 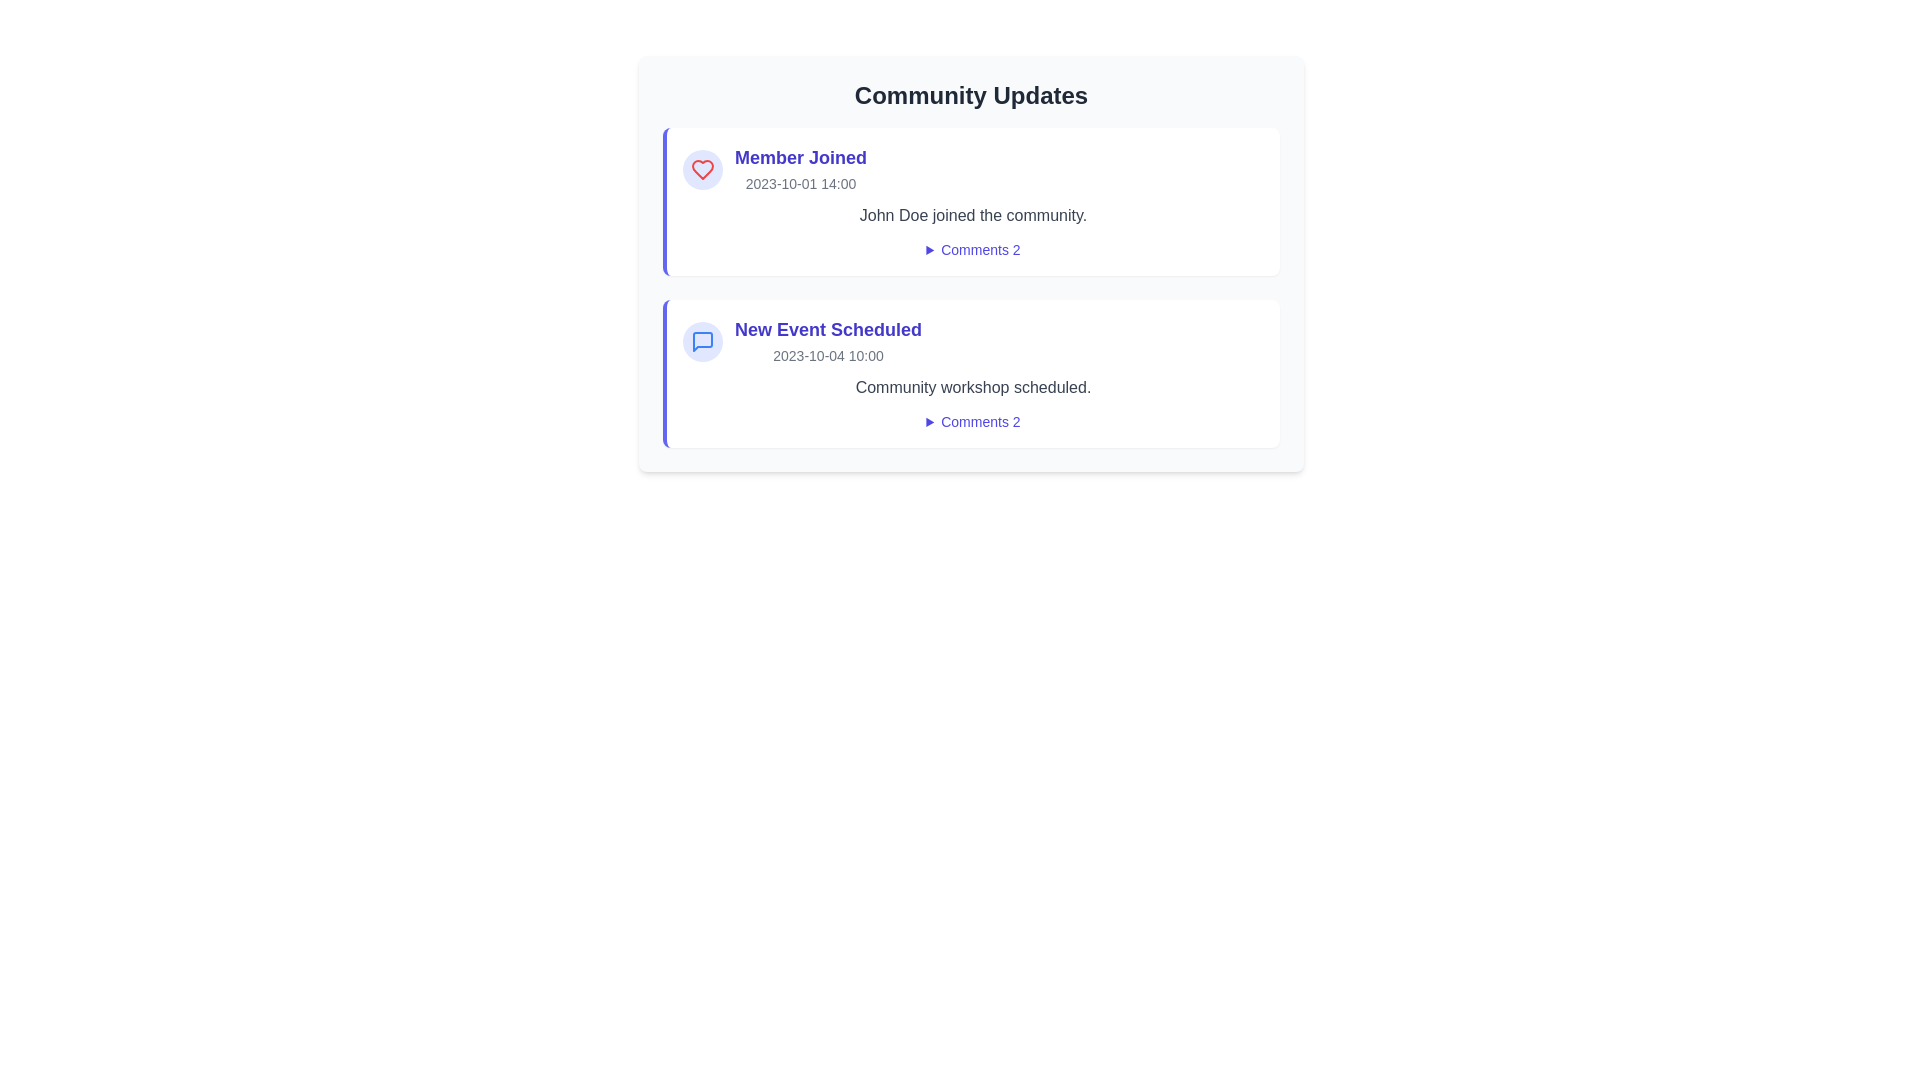 I want to click on the pink heart-shaped icon located at the top-left corner of the 'Member Joined' notification item, which is framed in a circular red icon, so click(x=702, y=168).